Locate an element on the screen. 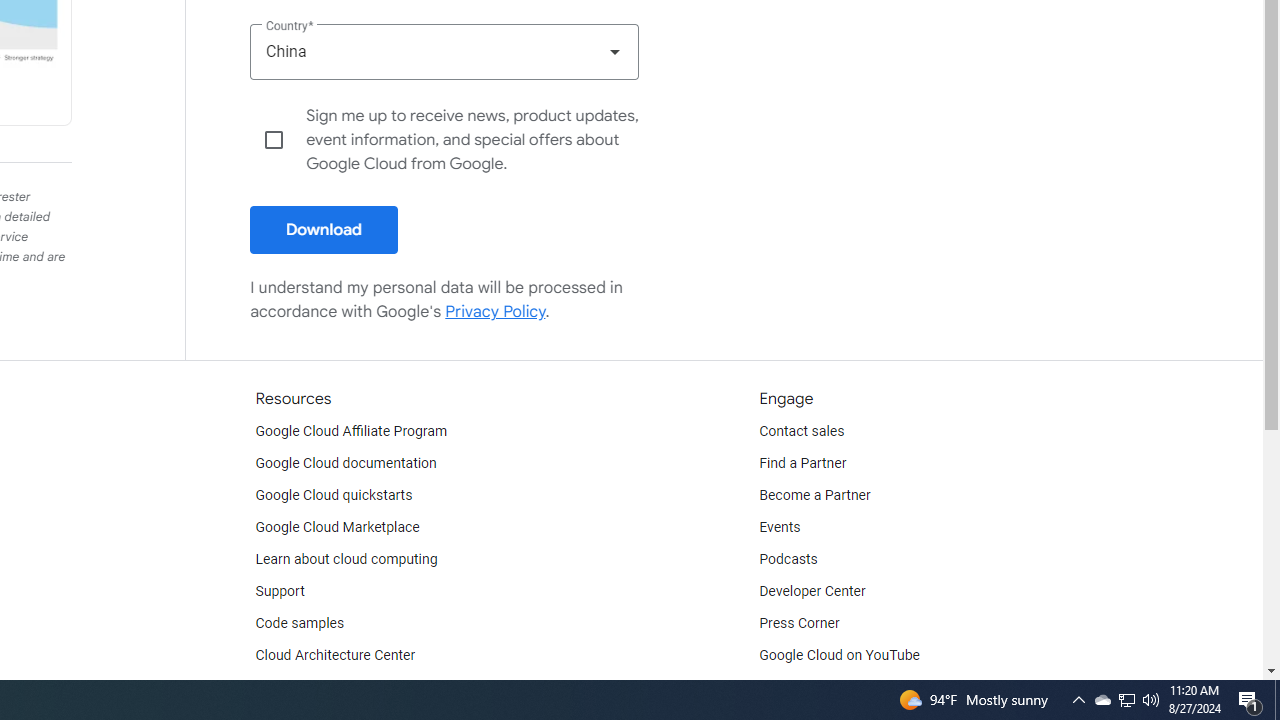 The height and width of the screenshot is (720, 1280). 'Google Cloud Affiliate Program' is located at coordinates (351, 431).